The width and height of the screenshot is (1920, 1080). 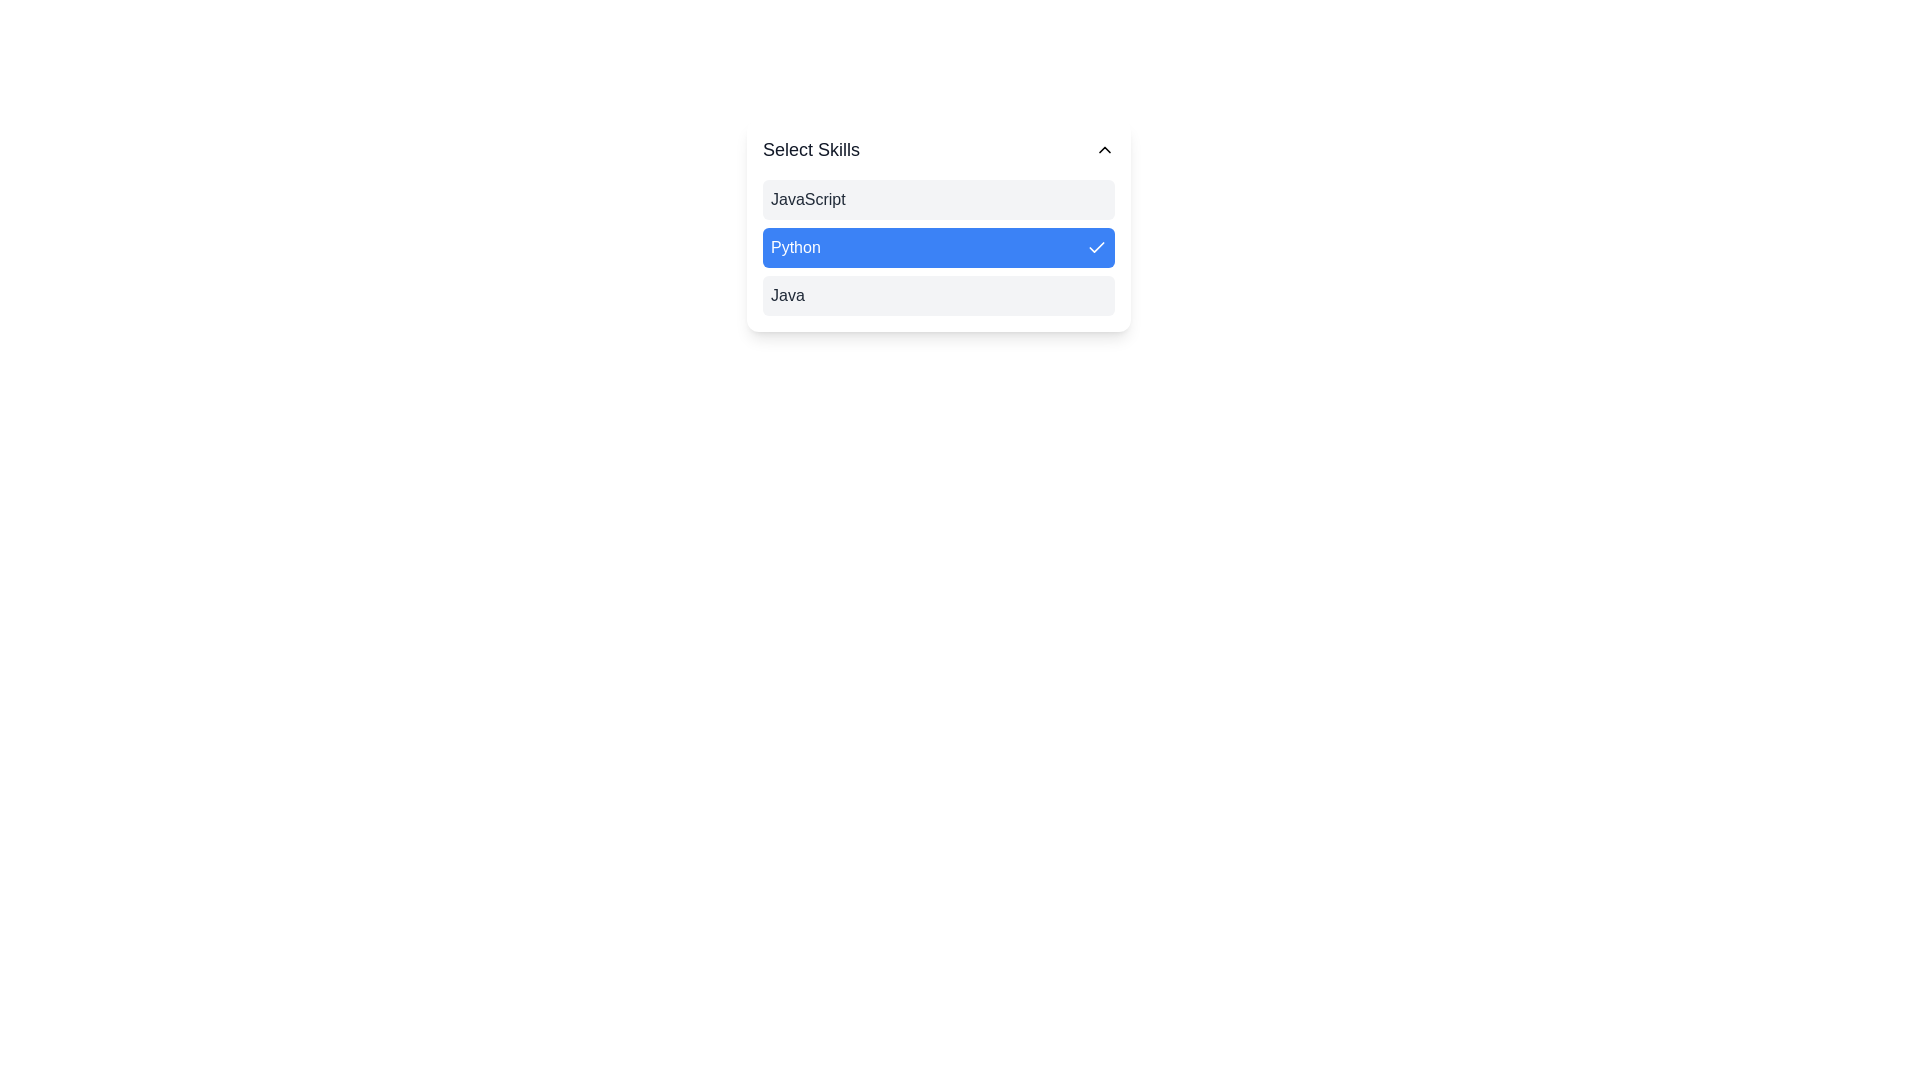 What do you see at coordinates (938, 149) in the screenshot?
I see `the dropdown header to toggle its visibility` at bounding box center [938, 149].